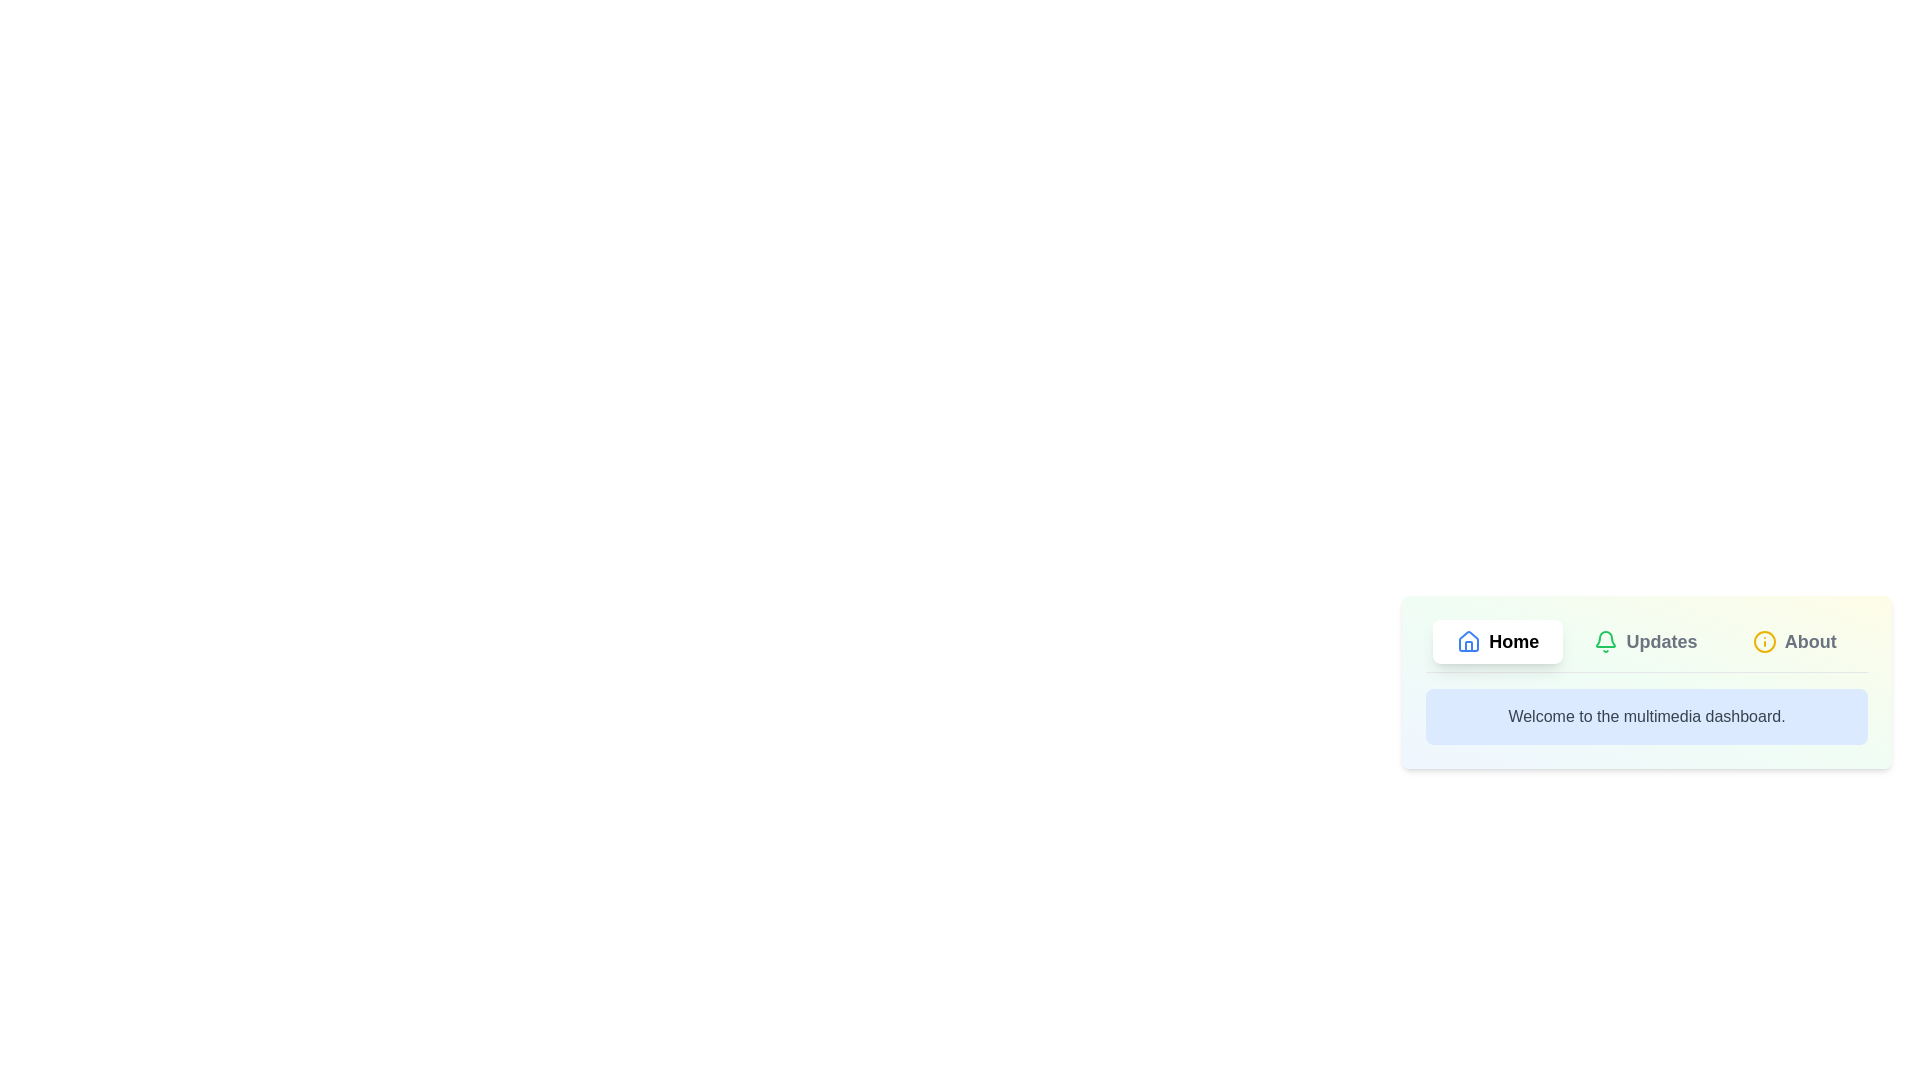  I want to click on the tab 'About' to view its content, so click(1795, 641).